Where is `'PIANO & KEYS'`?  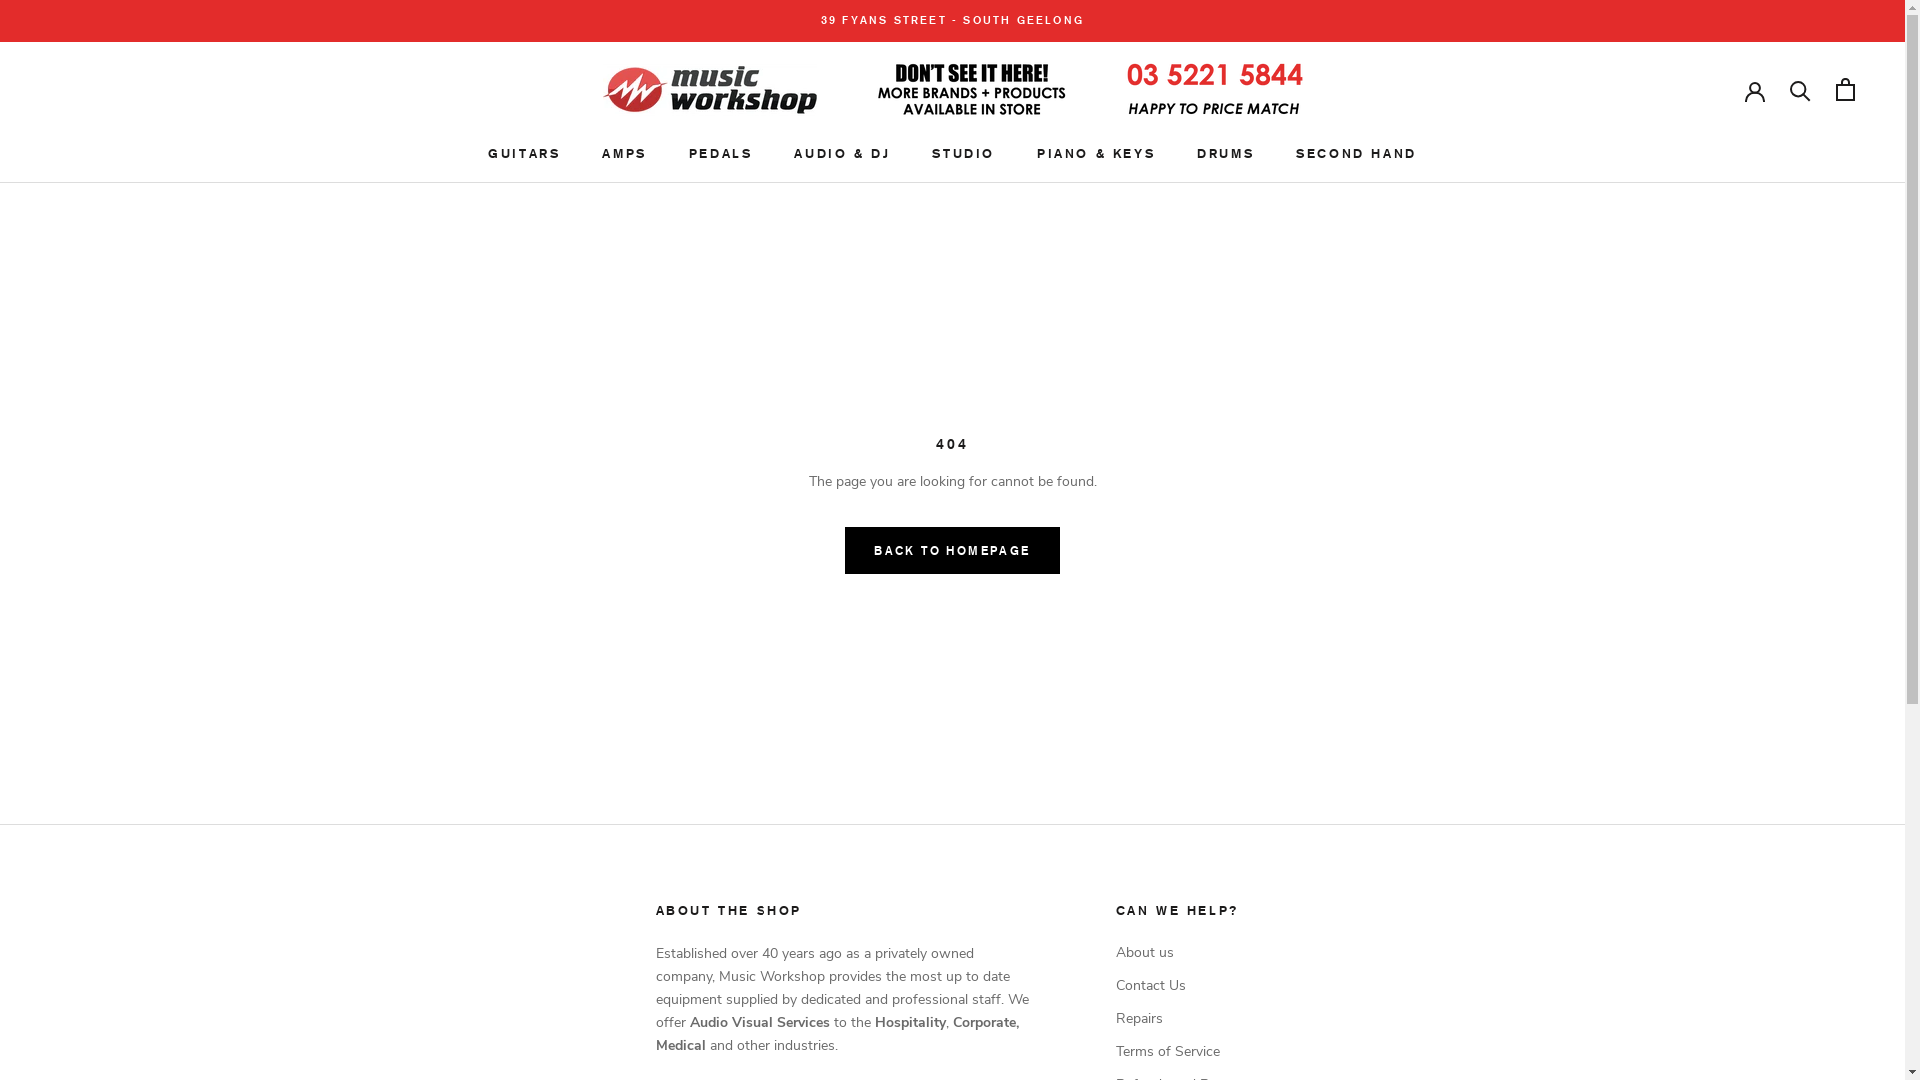 'PIANO & KEYS' is located at coordinates (1094, 152).